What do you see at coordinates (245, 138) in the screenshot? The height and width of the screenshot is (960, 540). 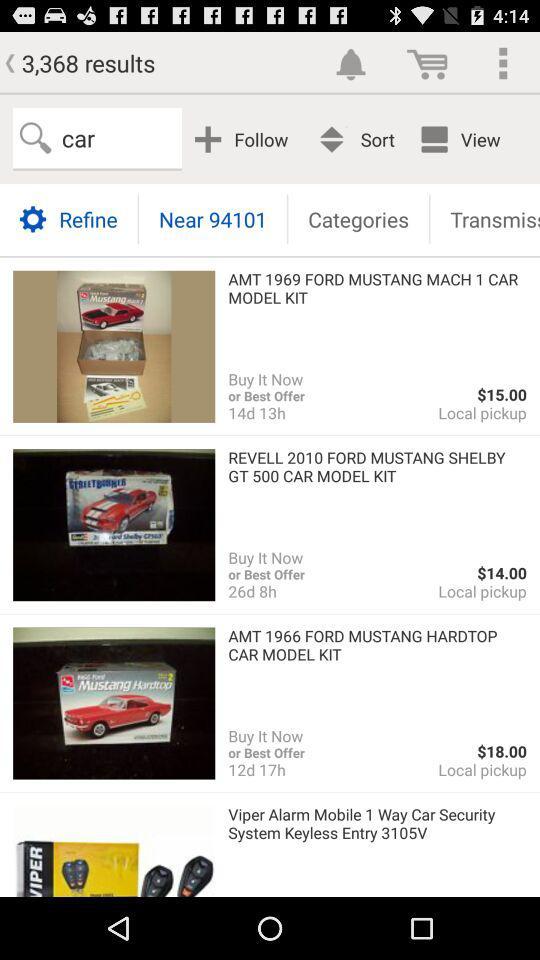 I see `follow item` at bounding box center [245, 138].